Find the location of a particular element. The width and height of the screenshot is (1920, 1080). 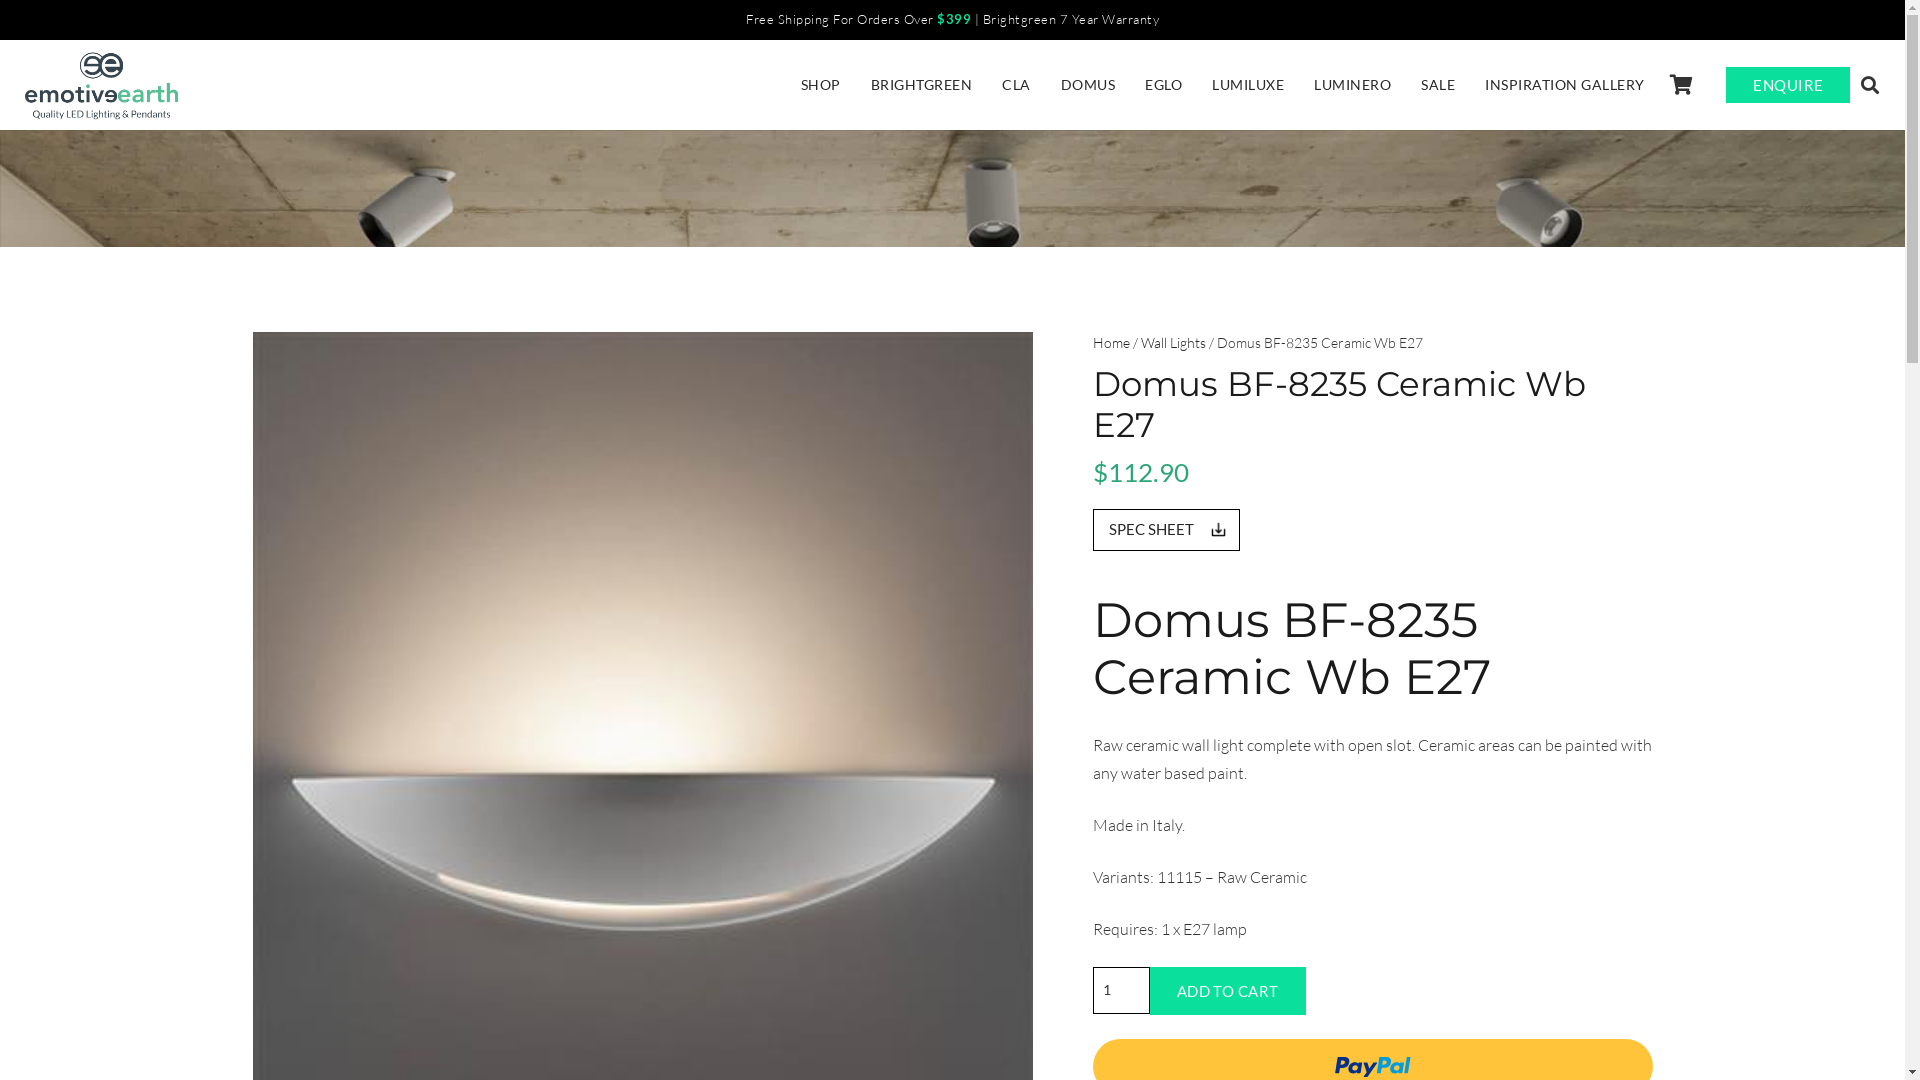

'SHOP' is located at coordinates (785, 83).